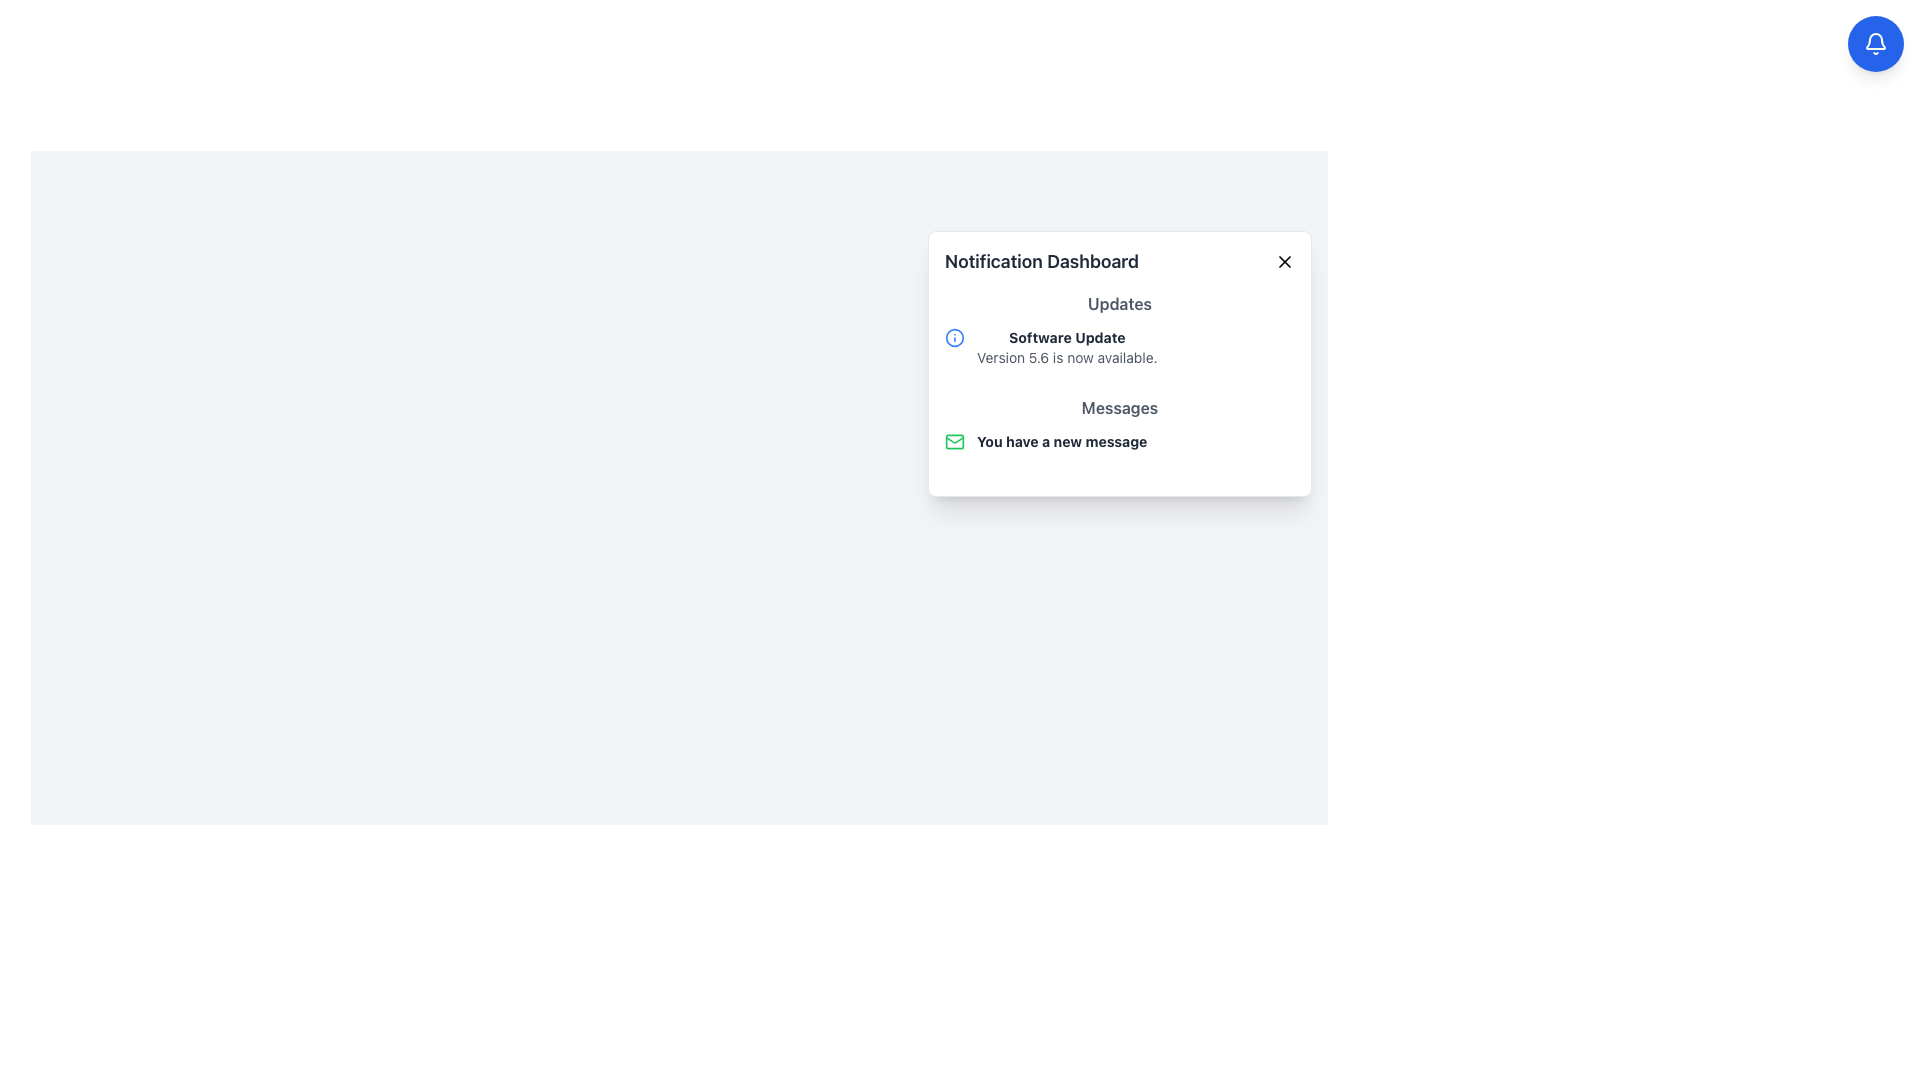 Image resolution: width=1920 pixels, height=1080 pixels. Describe the element at coordinates (1118, 441) in the screenshot. I see `the Notification item displaying the envelope icon and the message 'You have a new message.' within the 'Messages' card on the Notification Dashboard` at that location.